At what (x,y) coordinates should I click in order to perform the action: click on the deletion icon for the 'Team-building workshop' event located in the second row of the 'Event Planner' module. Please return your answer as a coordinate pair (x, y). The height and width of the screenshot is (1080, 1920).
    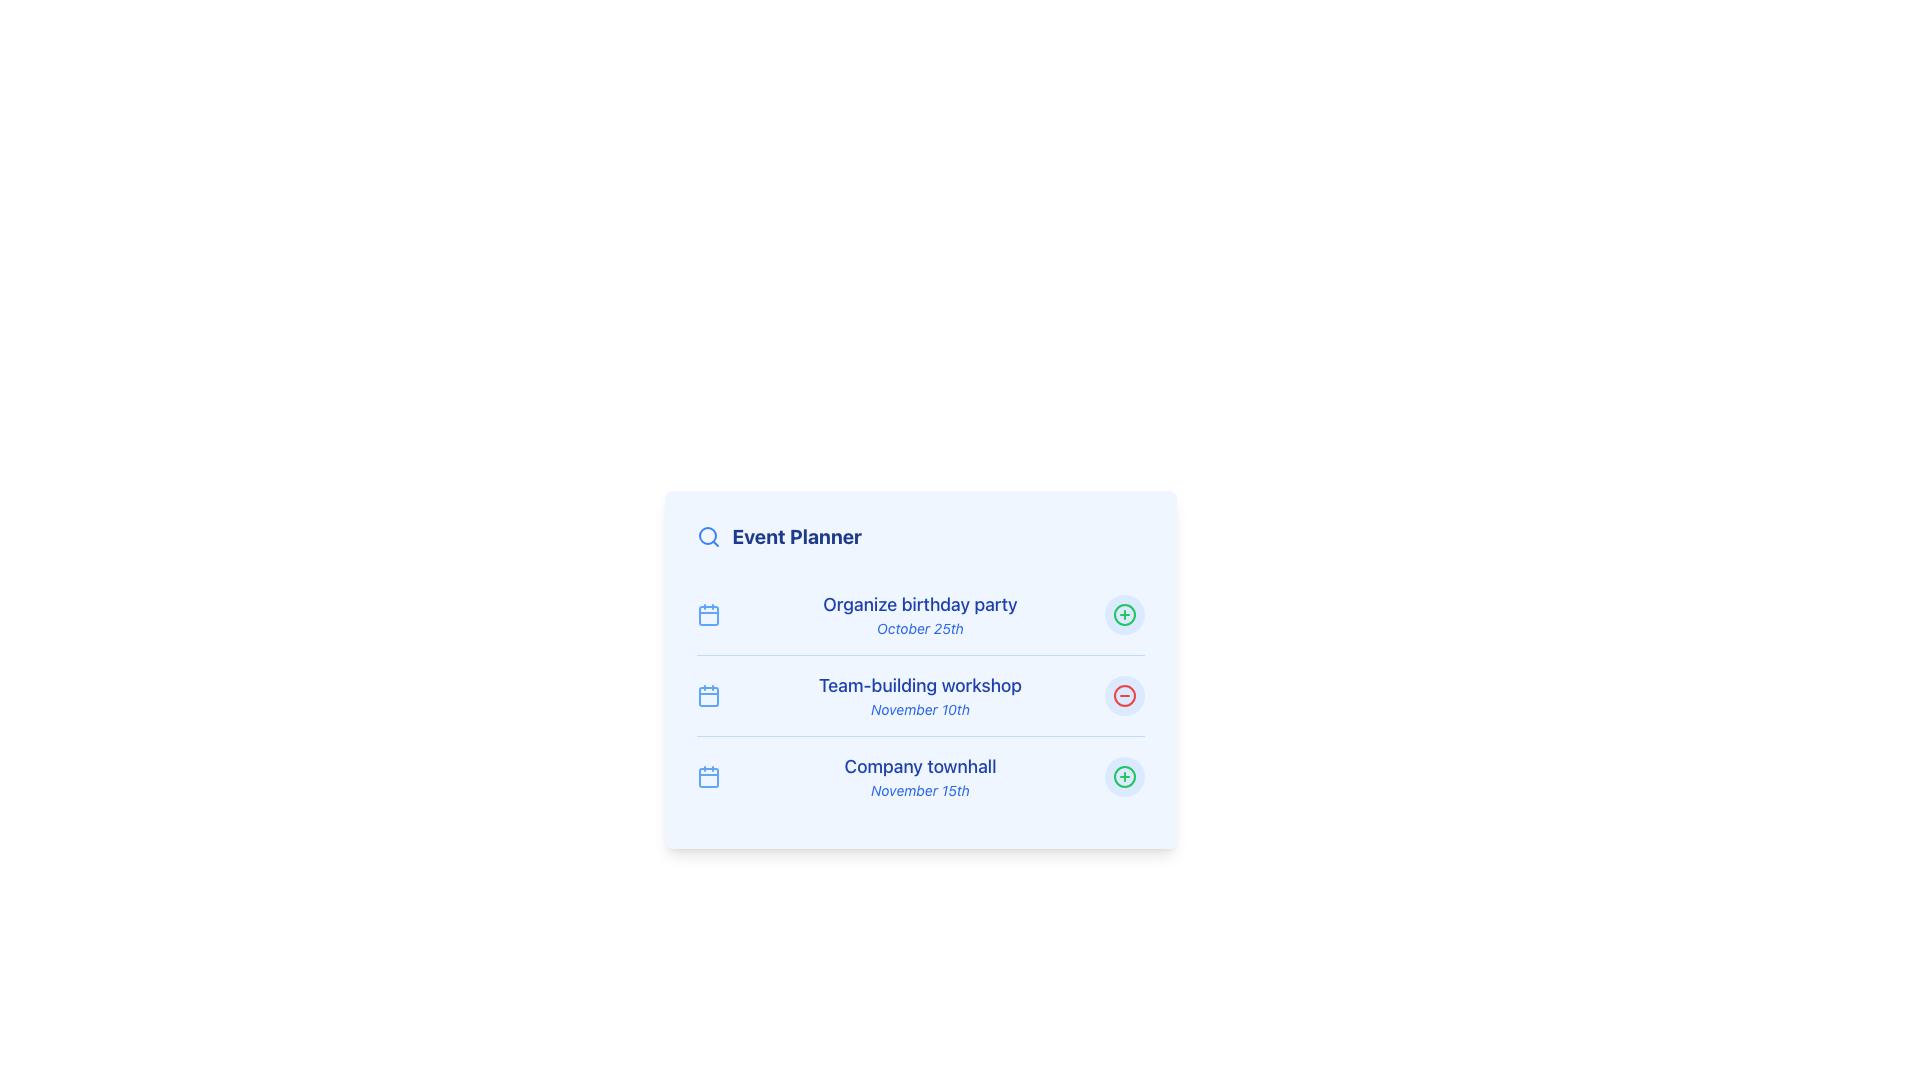
    Looking at the image, I should click on (1124, 694).